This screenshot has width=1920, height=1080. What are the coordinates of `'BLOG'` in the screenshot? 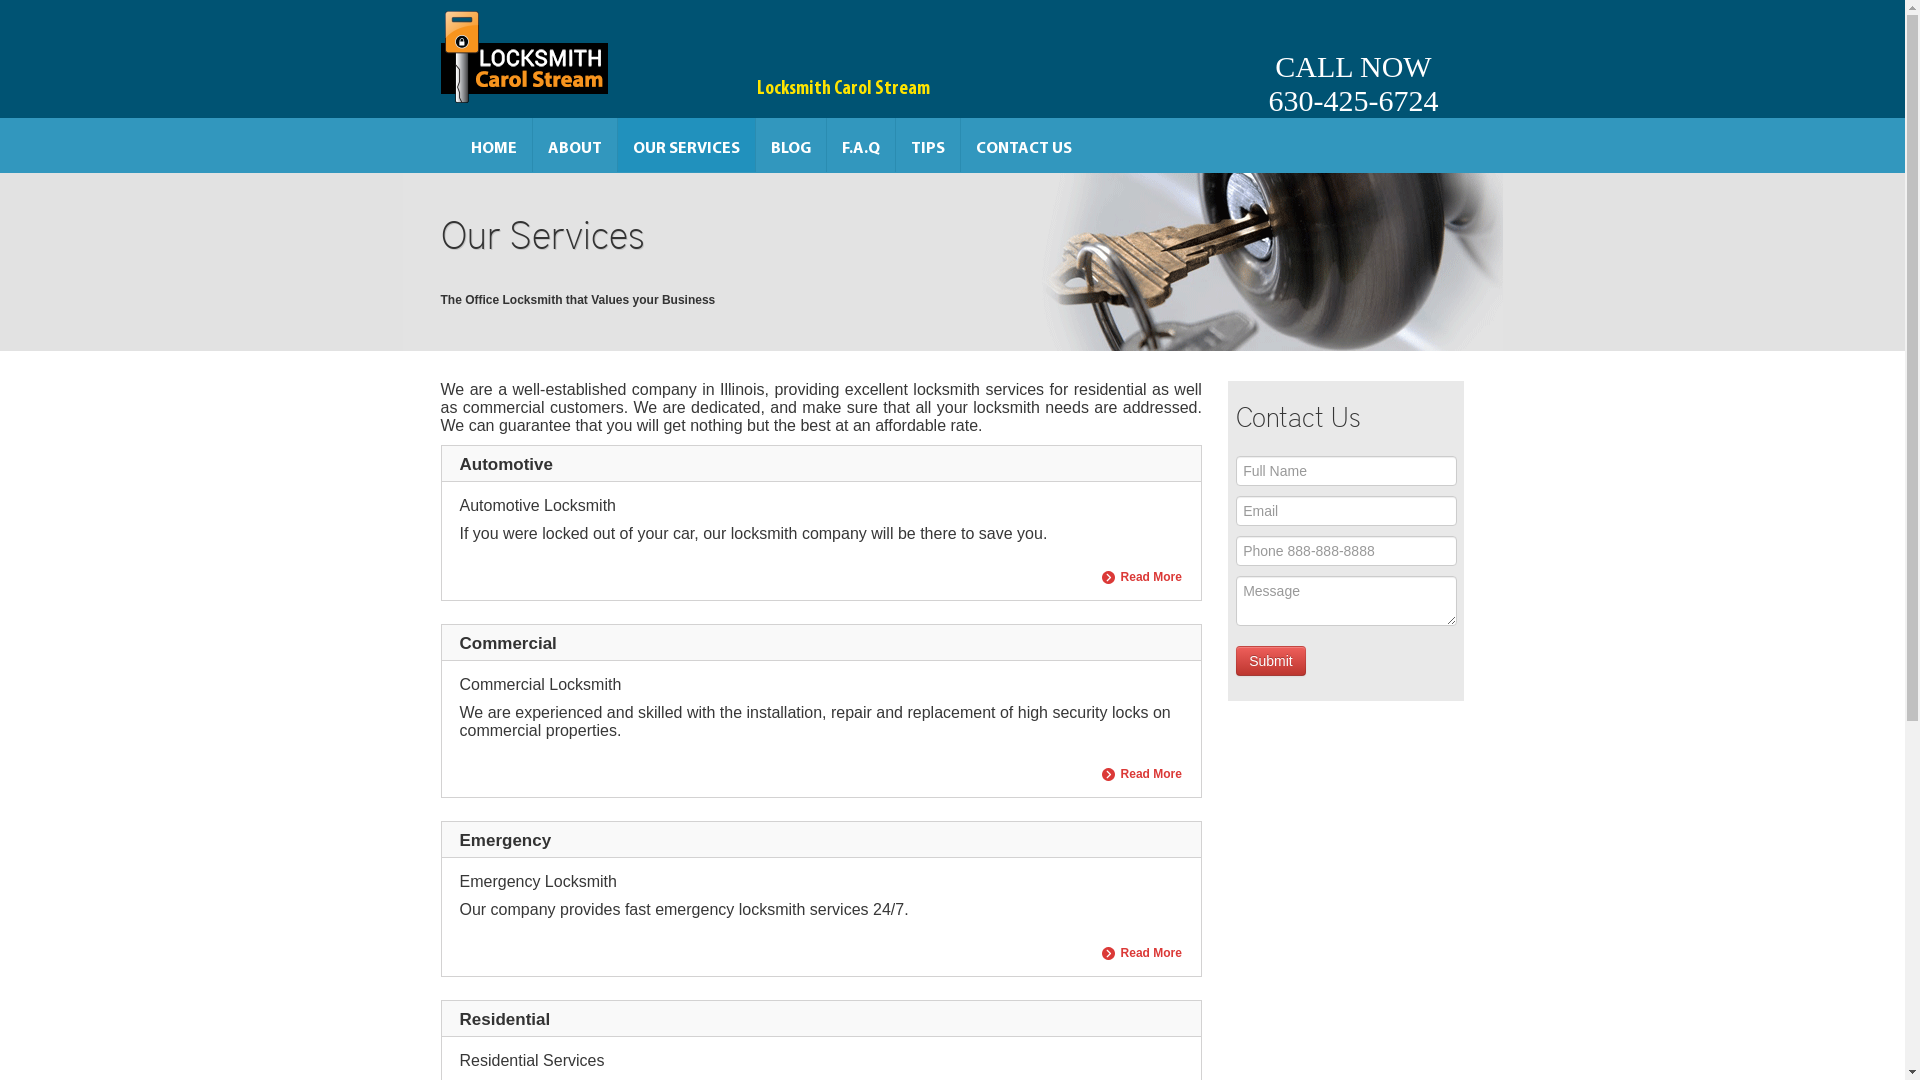 It's located at (790, 144).